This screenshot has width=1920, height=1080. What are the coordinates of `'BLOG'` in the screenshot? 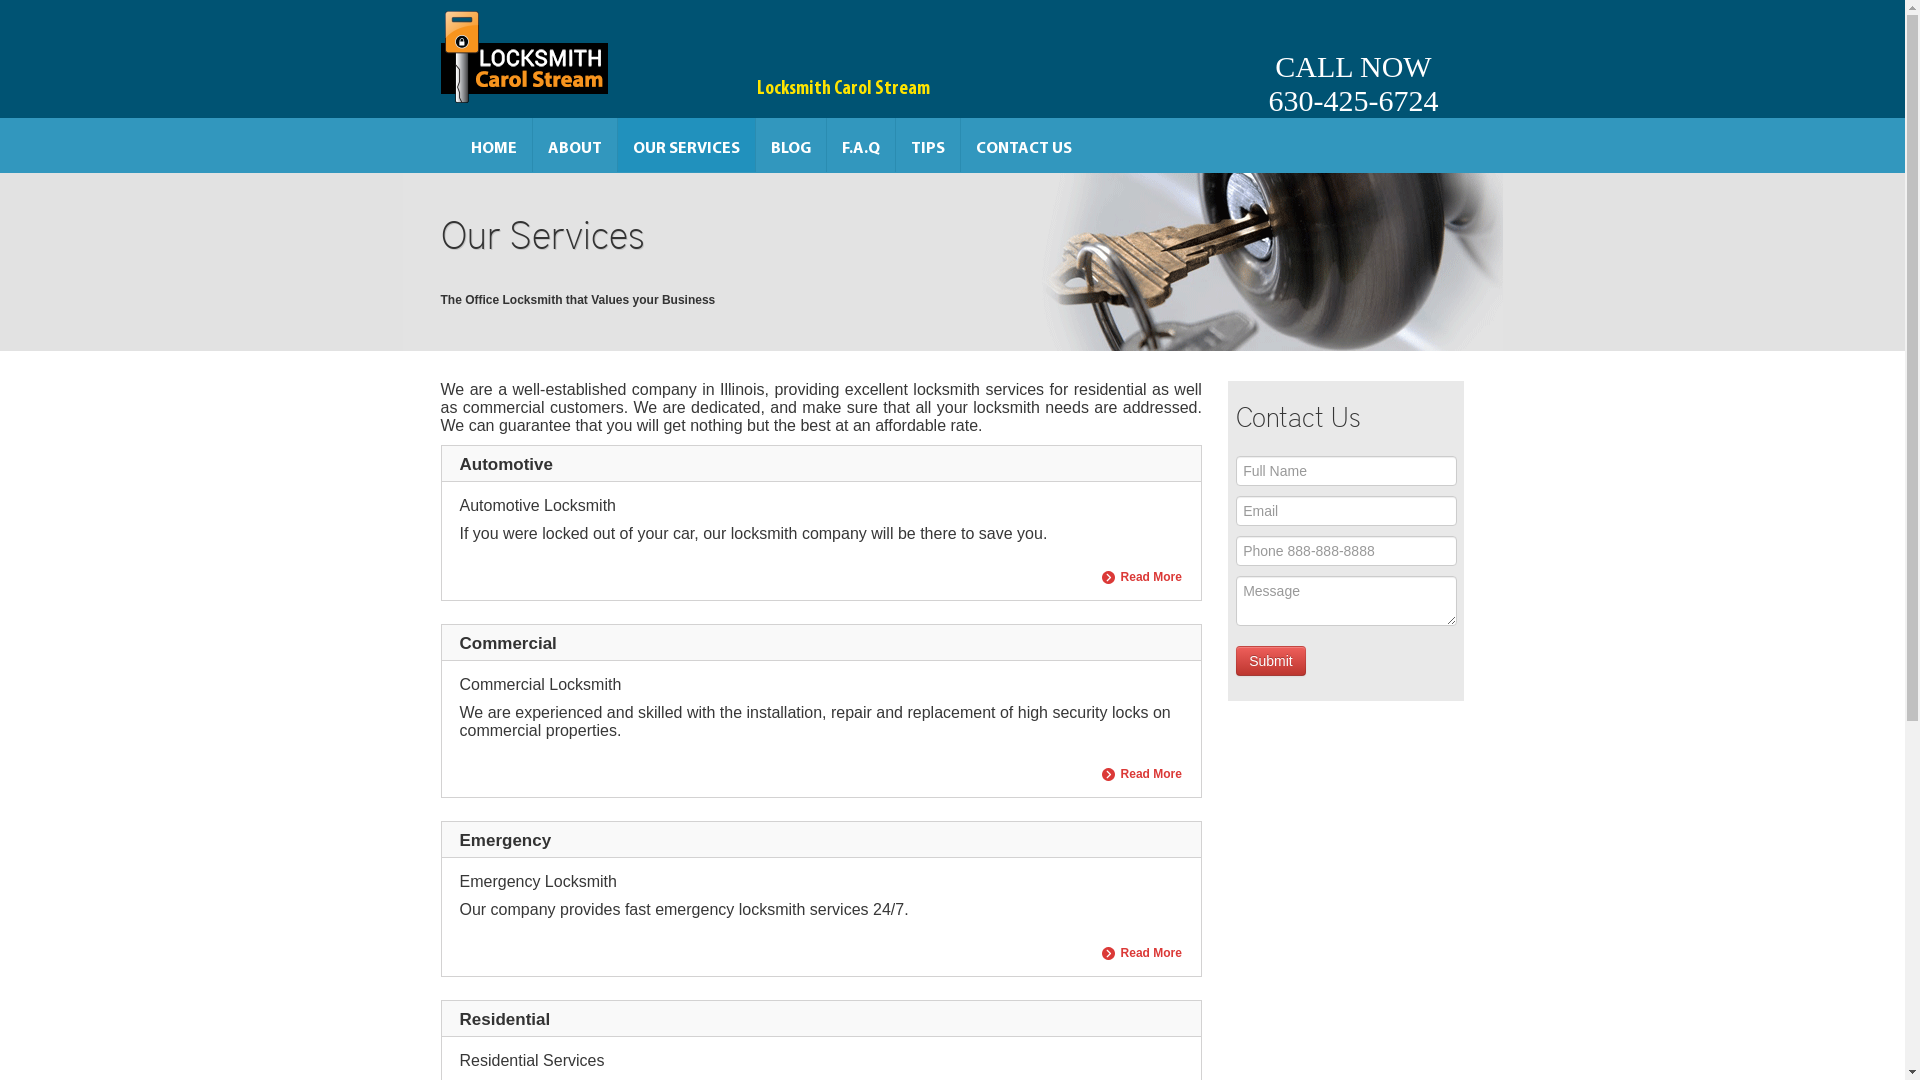 It's located at (790, 144).